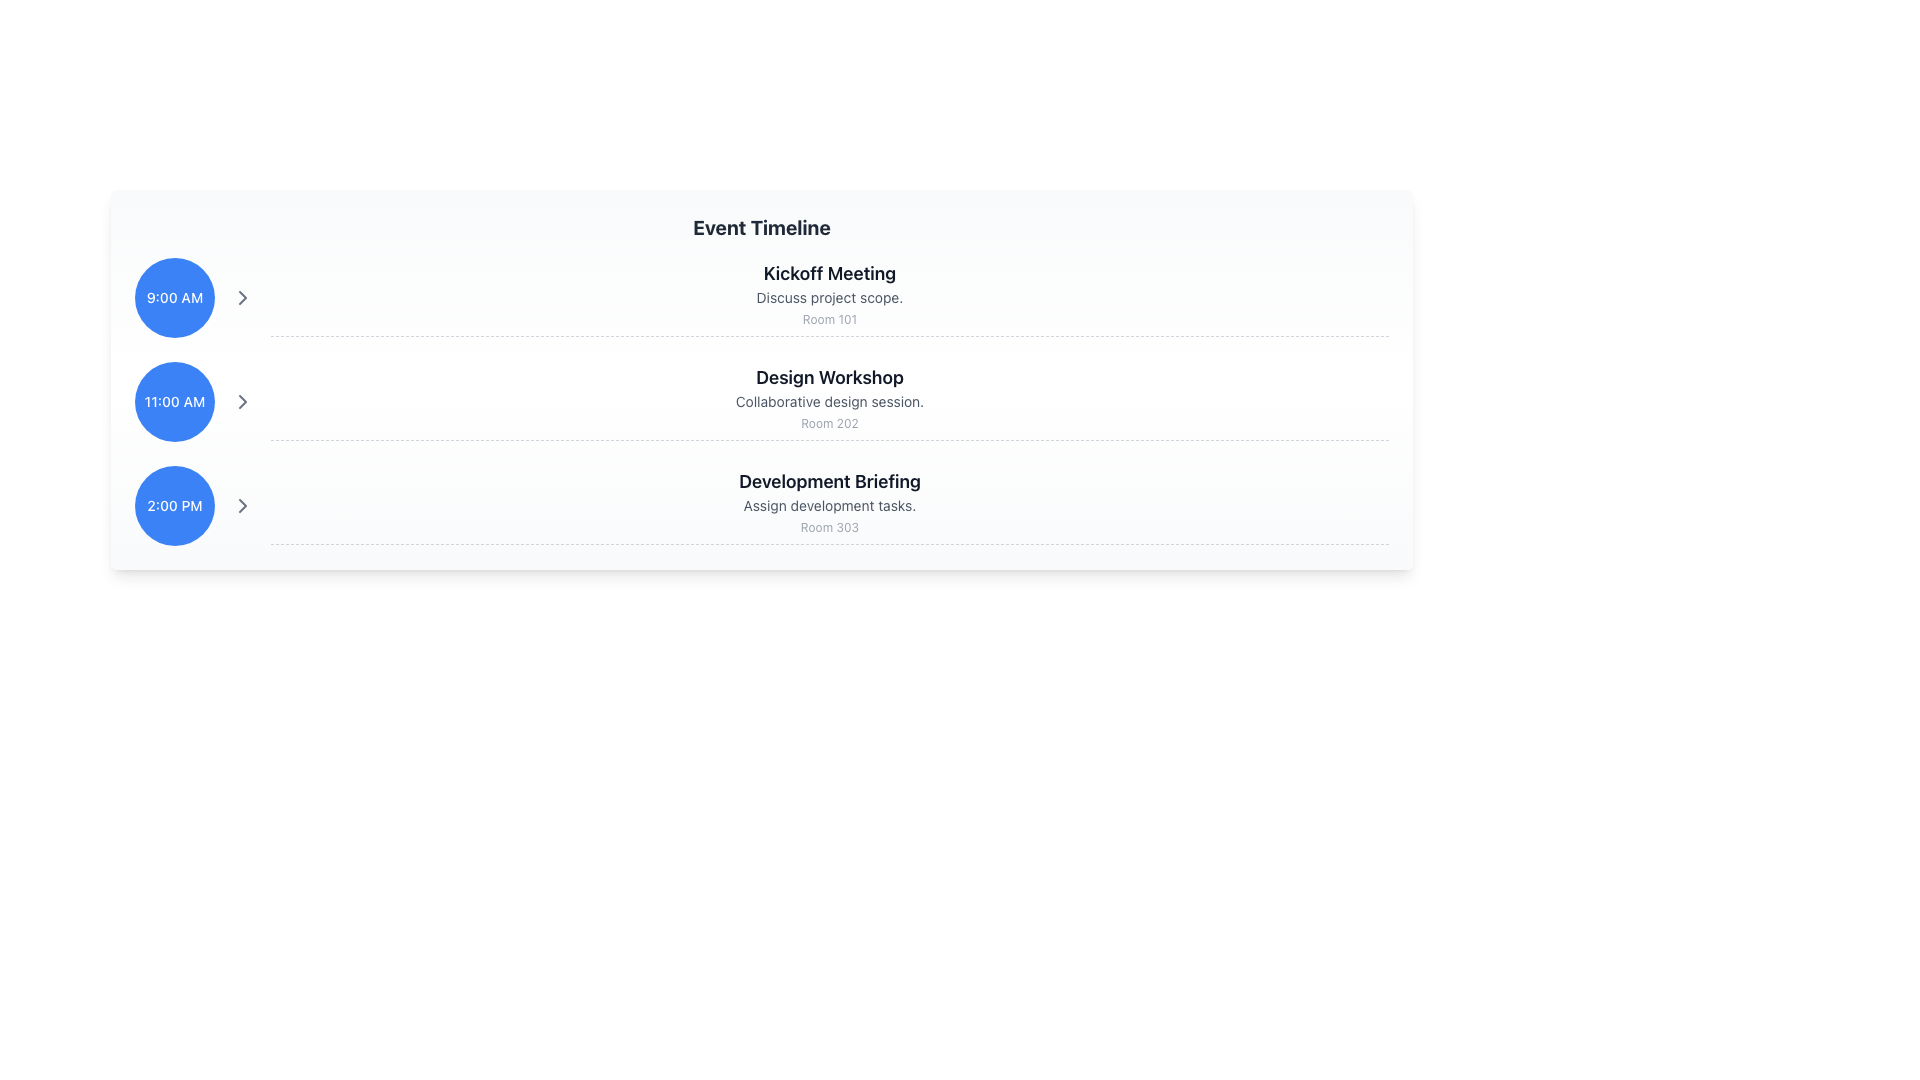  I want to click on the text component reading 'Assign development tasks.' which is styled in a small gray font and positioned below 'Development Briefing', so click(830, 504).